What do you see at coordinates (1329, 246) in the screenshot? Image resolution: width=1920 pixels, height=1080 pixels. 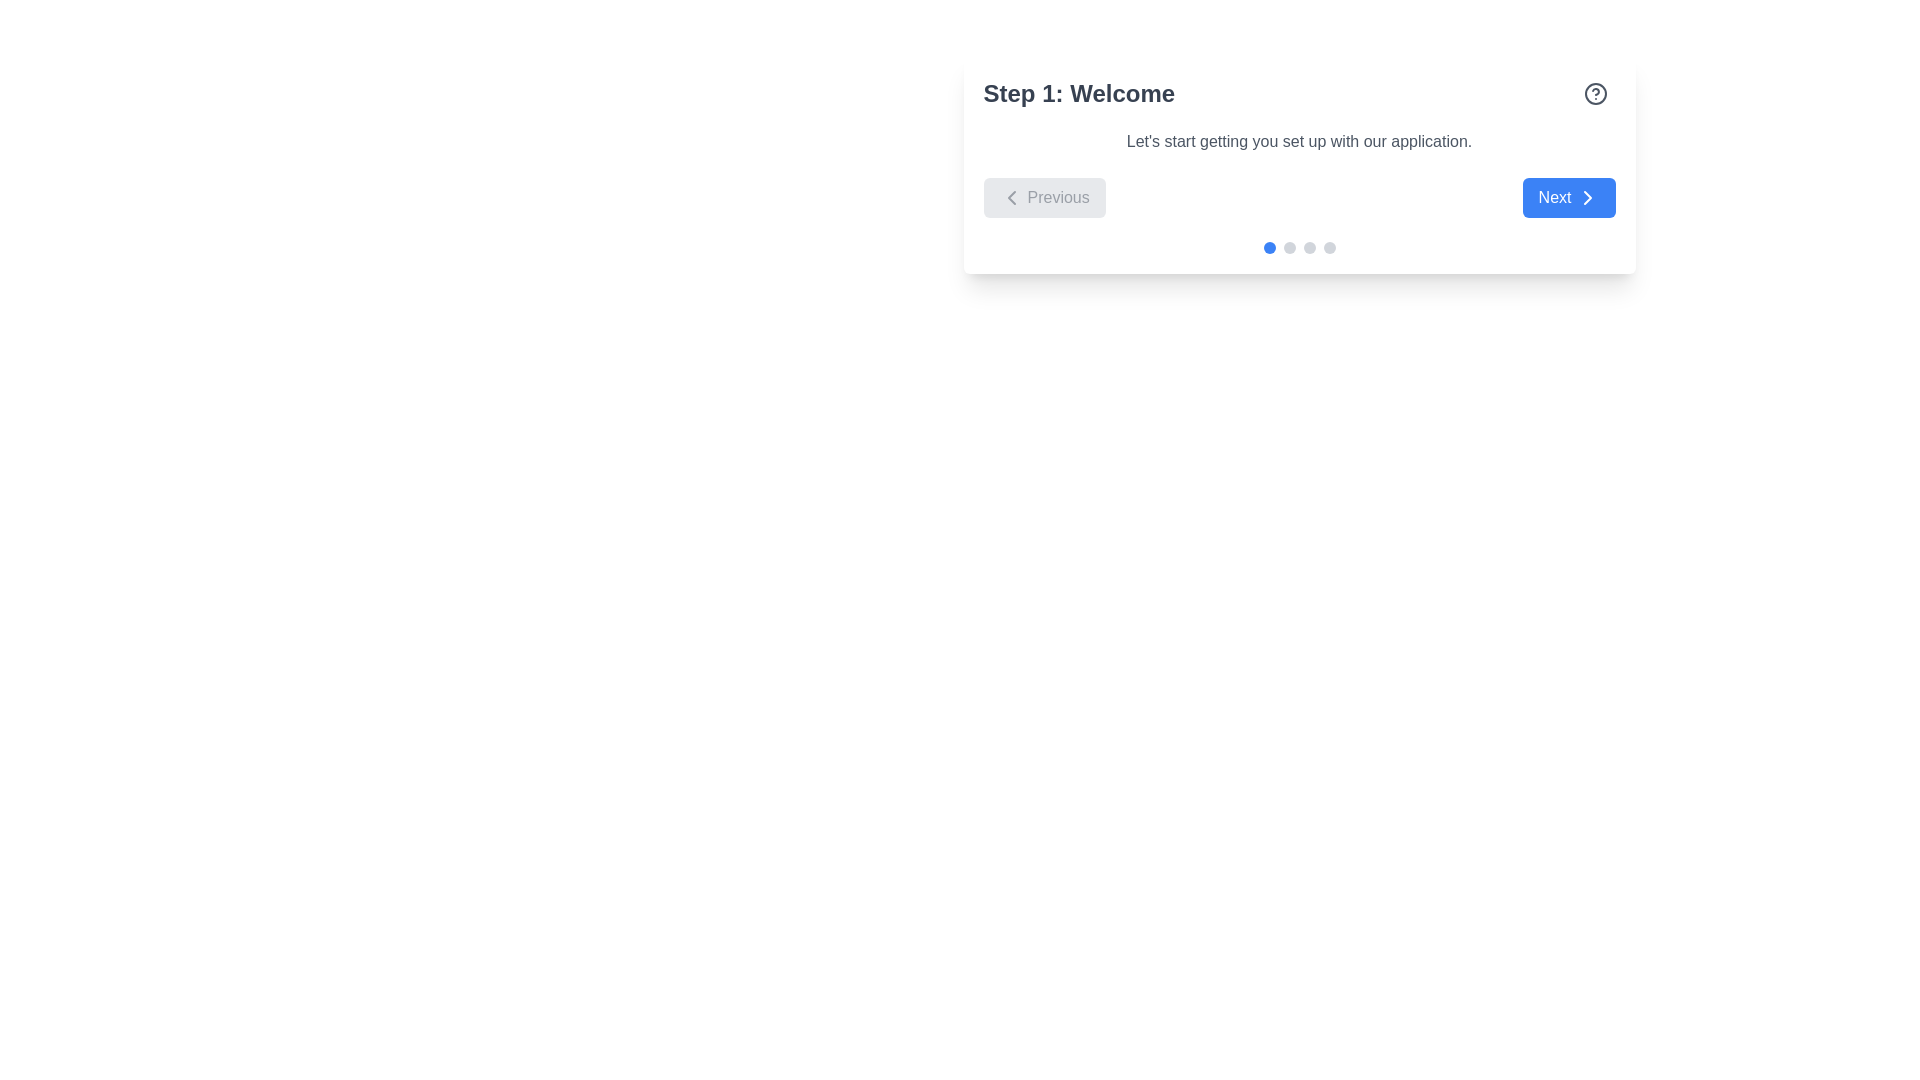 I see `the fourth circle of the progress indicator, which highlights the current step in the navigation interface` at bounding box center [1329, 246].